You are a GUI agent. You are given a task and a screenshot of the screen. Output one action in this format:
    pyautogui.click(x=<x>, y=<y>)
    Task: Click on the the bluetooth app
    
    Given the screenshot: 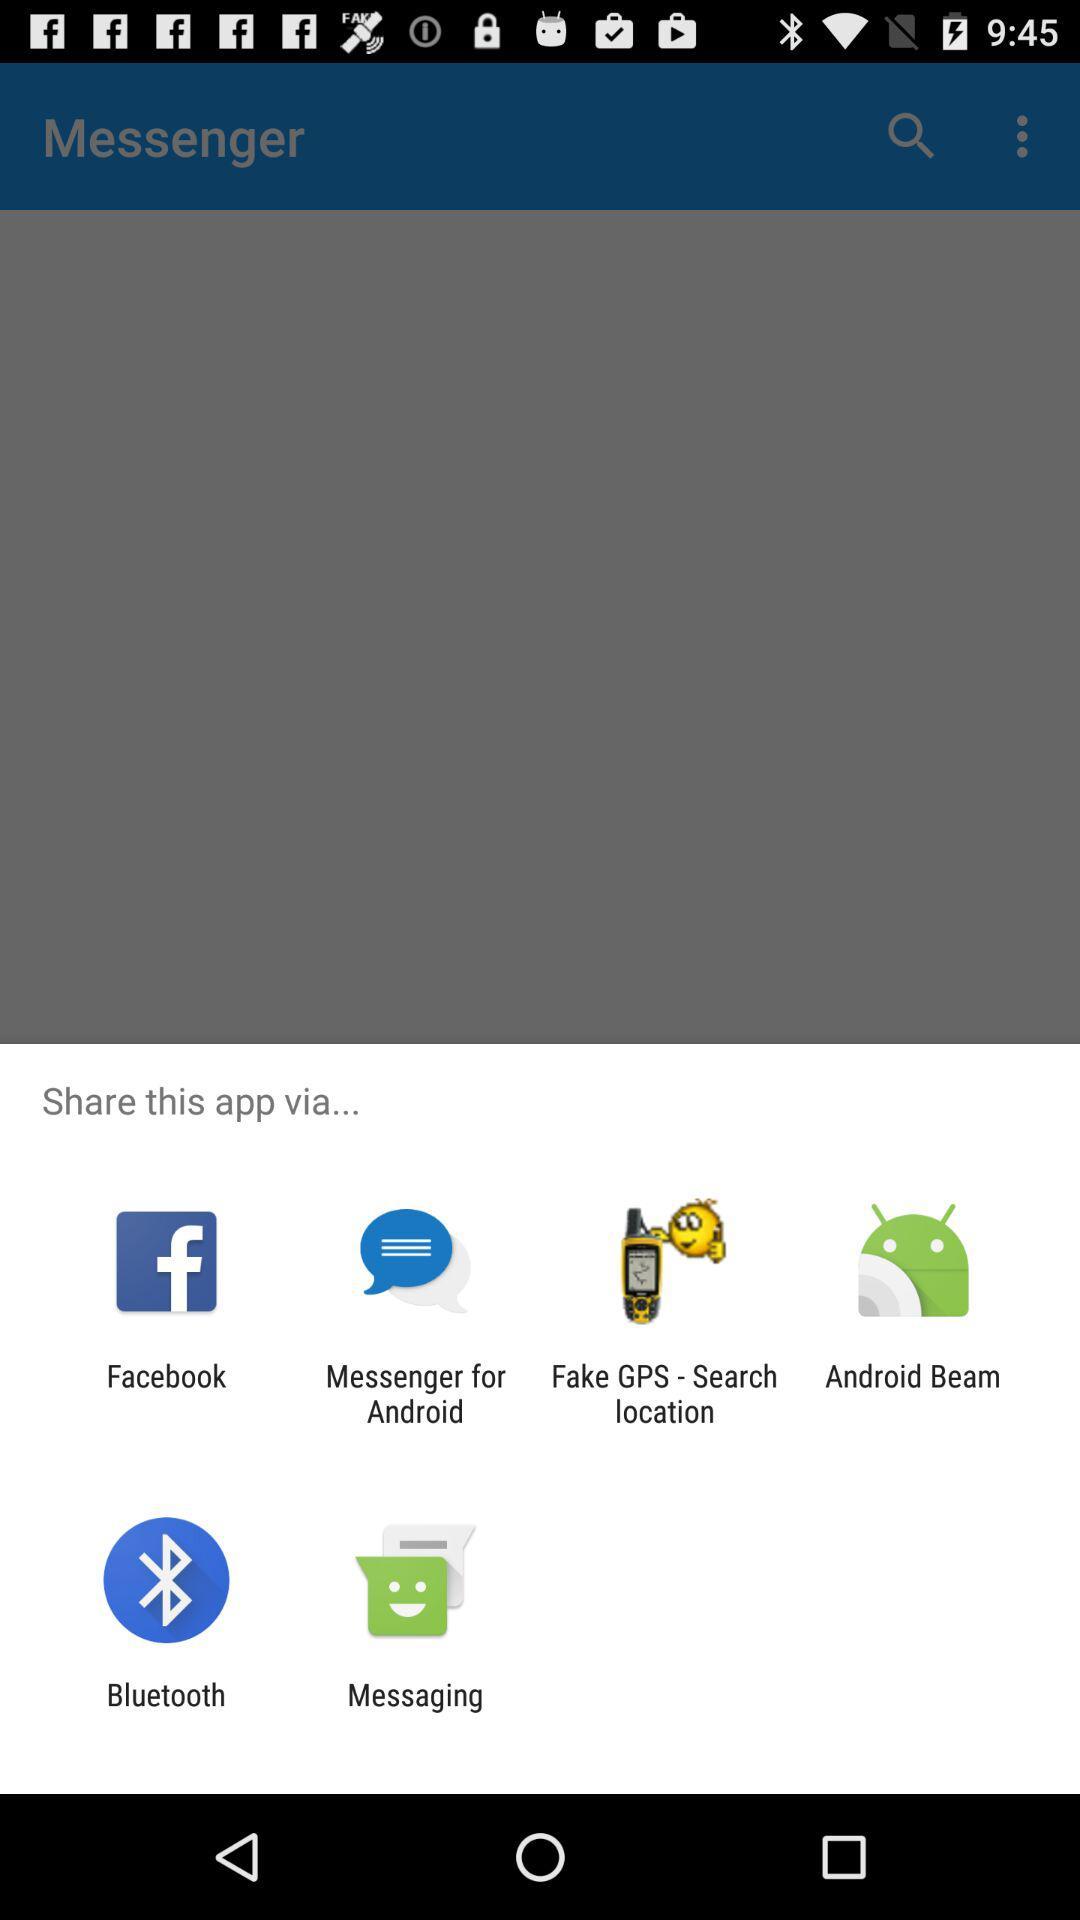 What is the action you would take?
    pyautogui.click(x=165, y=1711)
    